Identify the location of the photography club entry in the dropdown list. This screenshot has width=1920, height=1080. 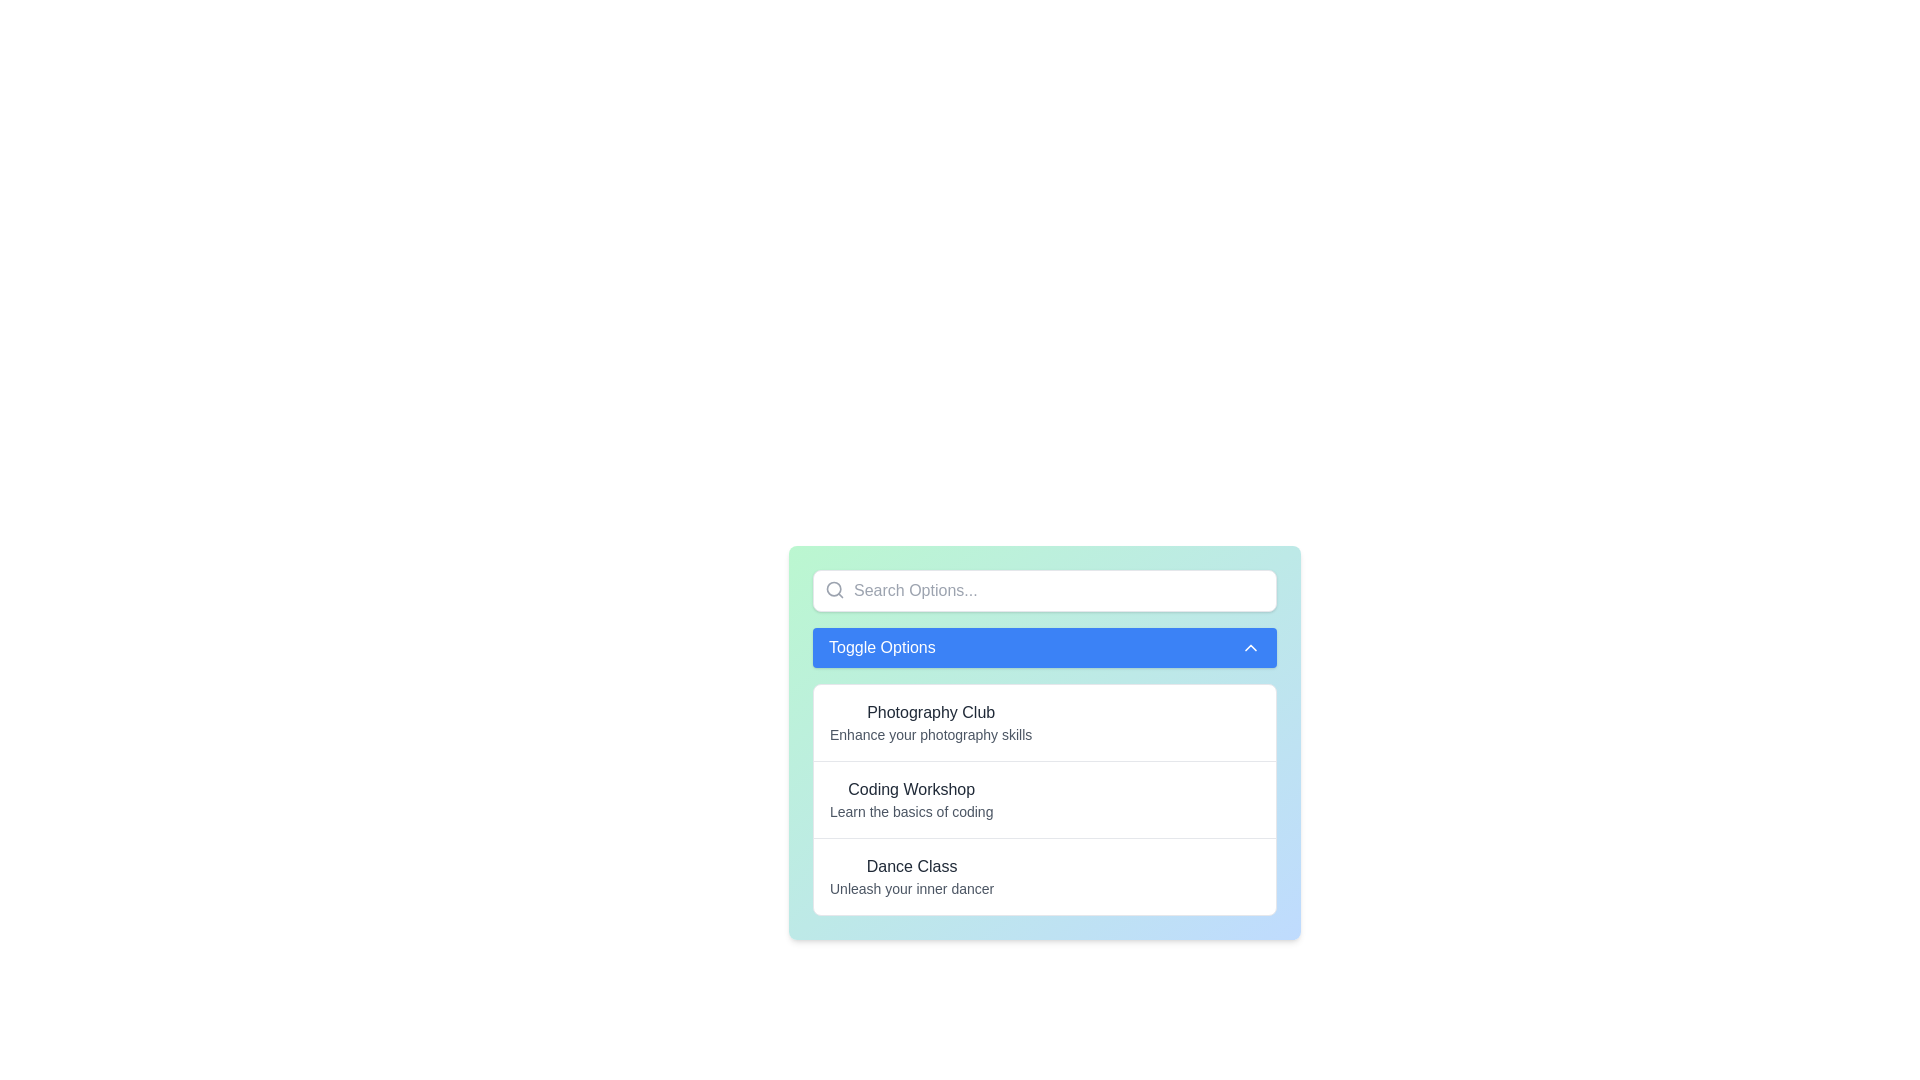
(930, 722).